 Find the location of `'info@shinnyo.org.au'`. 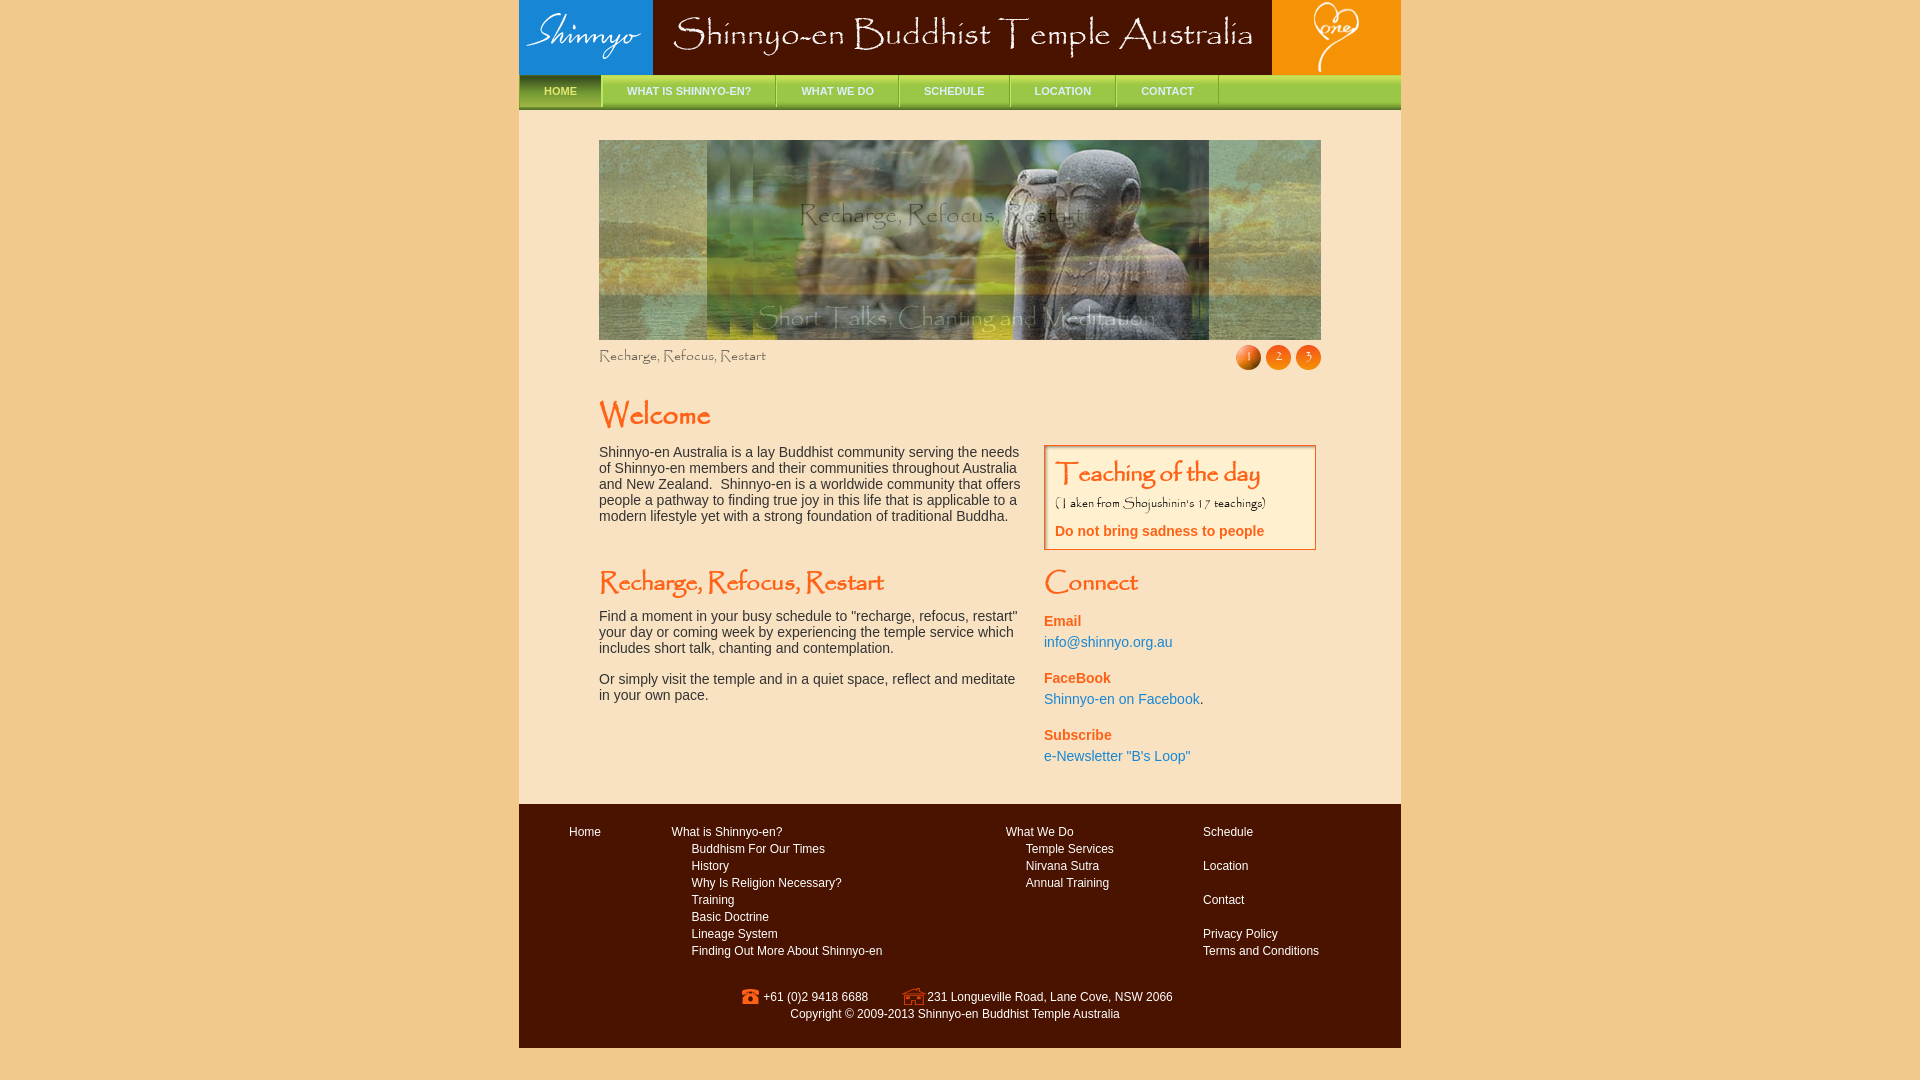

'info@shinnyo.org.au' is located at coordinates (1107, 641).